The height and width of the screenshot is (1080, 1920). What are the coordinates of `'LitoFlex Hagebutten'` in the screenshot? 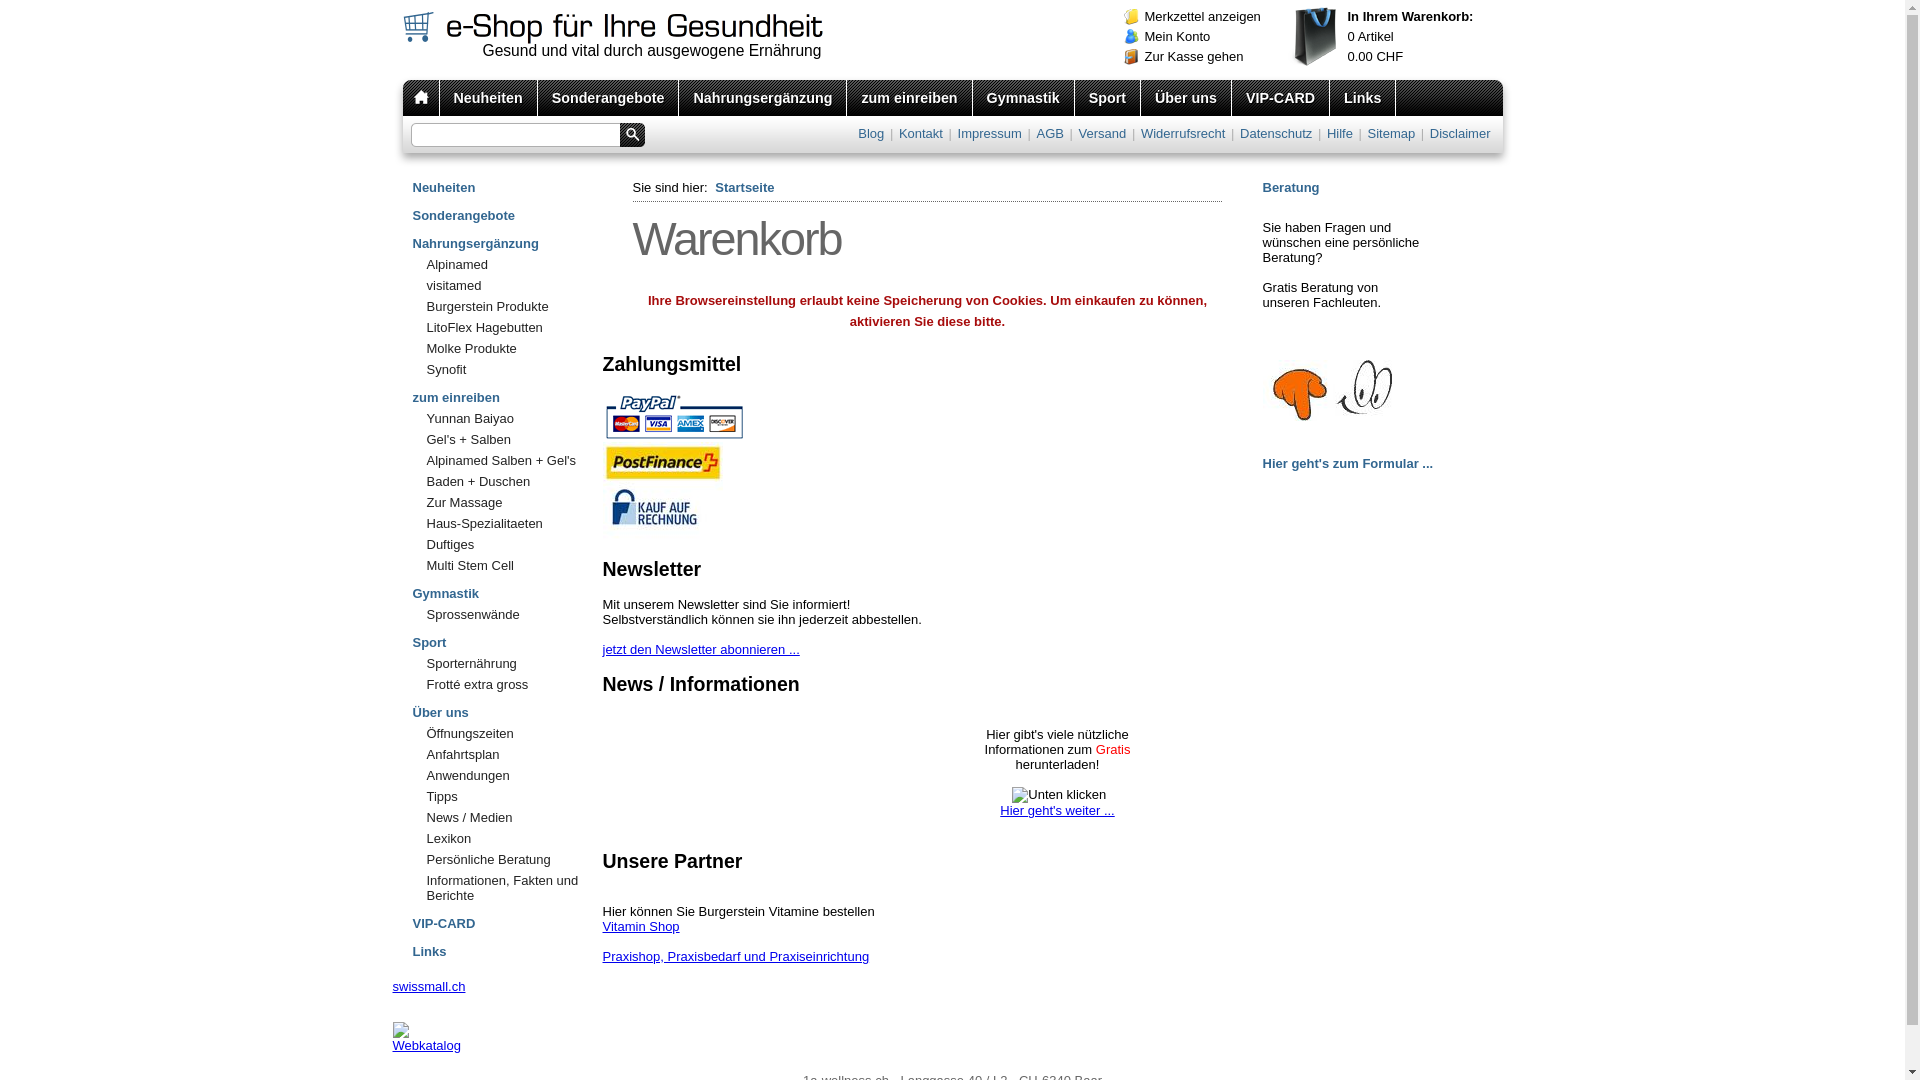 It's located at (507, 326).